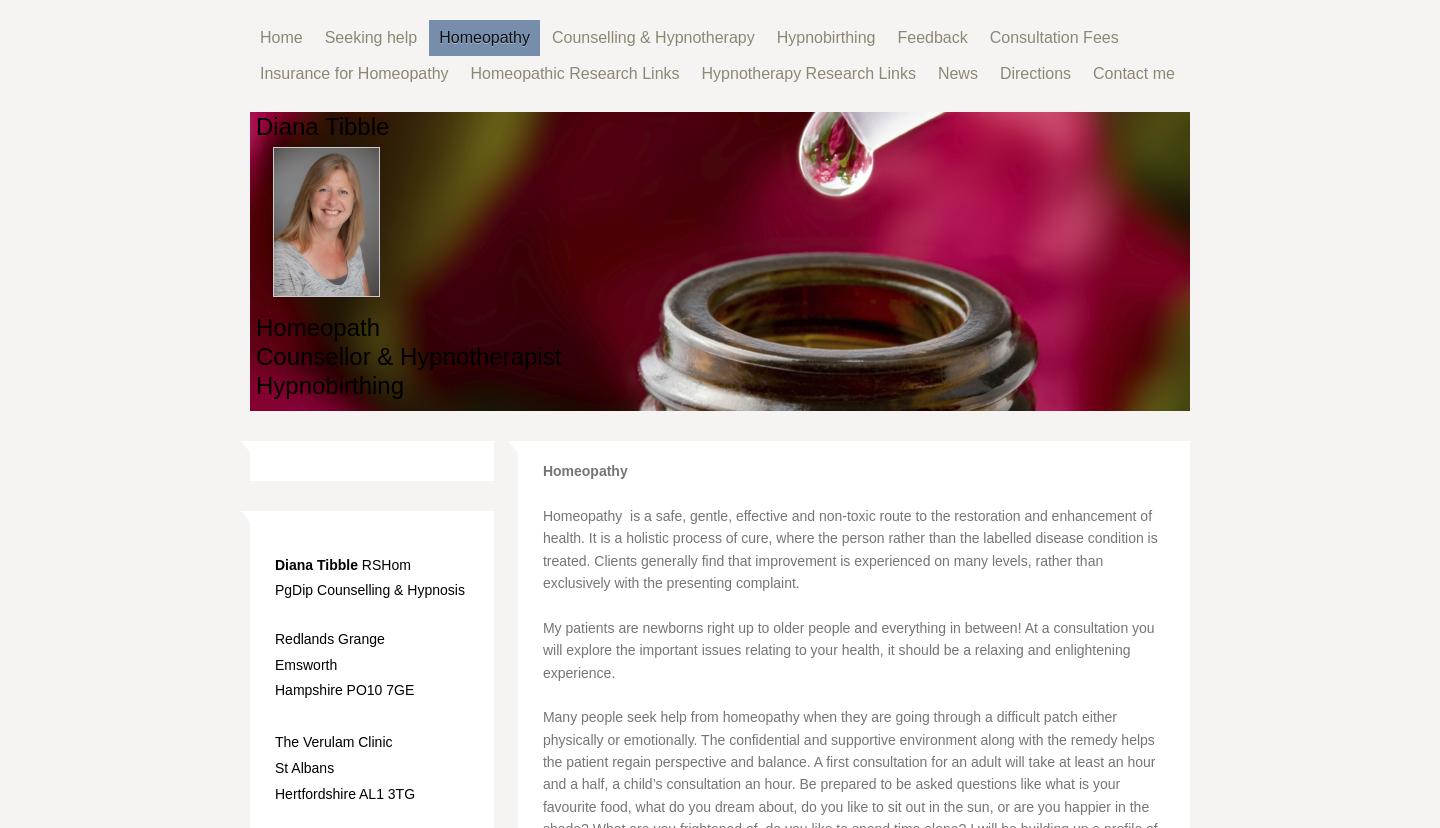 The width and height of the screenshot is (1440, 828). What do you see at coordinates (574, 73) in the screenshot?
I see `'Homeopathic Research Links'` at bounding box center [574, 73].